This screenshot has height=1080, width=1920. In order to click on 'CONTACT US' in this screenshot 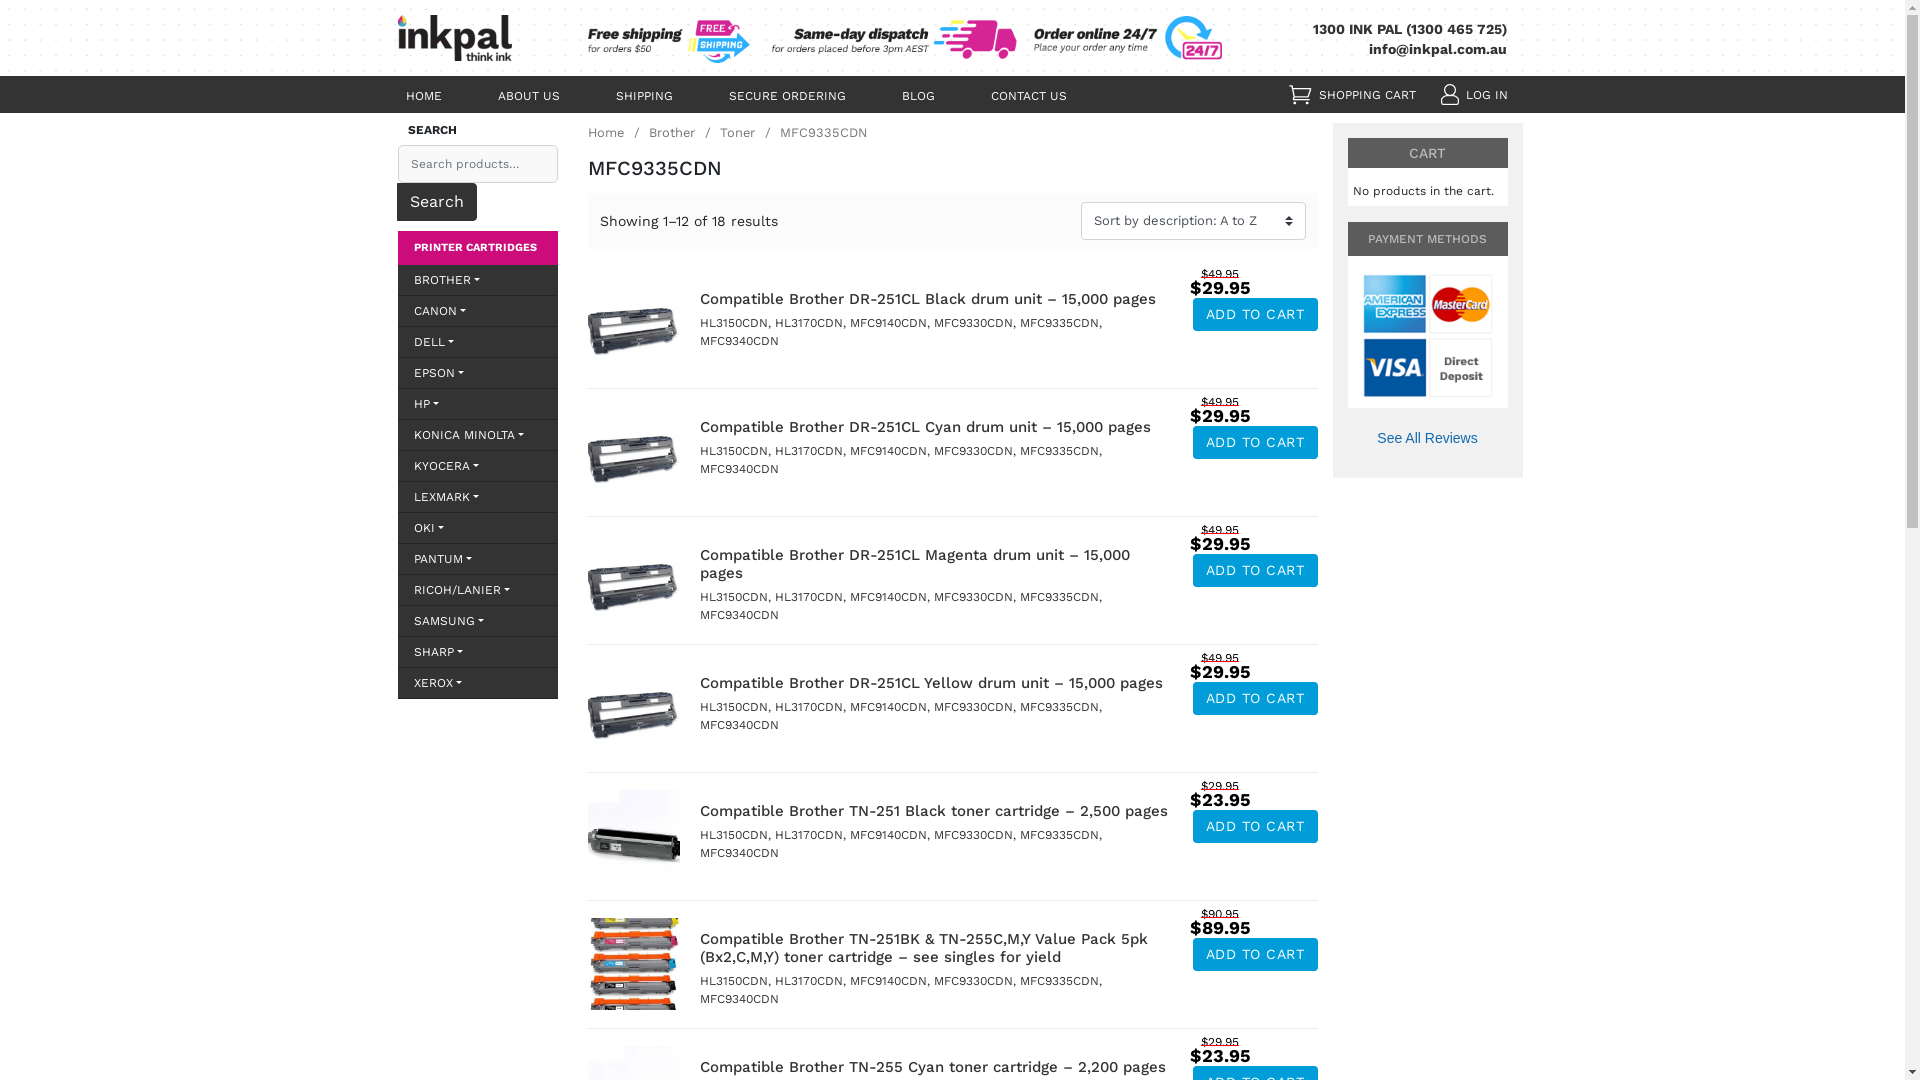, I will do `click(1027, 95)`.